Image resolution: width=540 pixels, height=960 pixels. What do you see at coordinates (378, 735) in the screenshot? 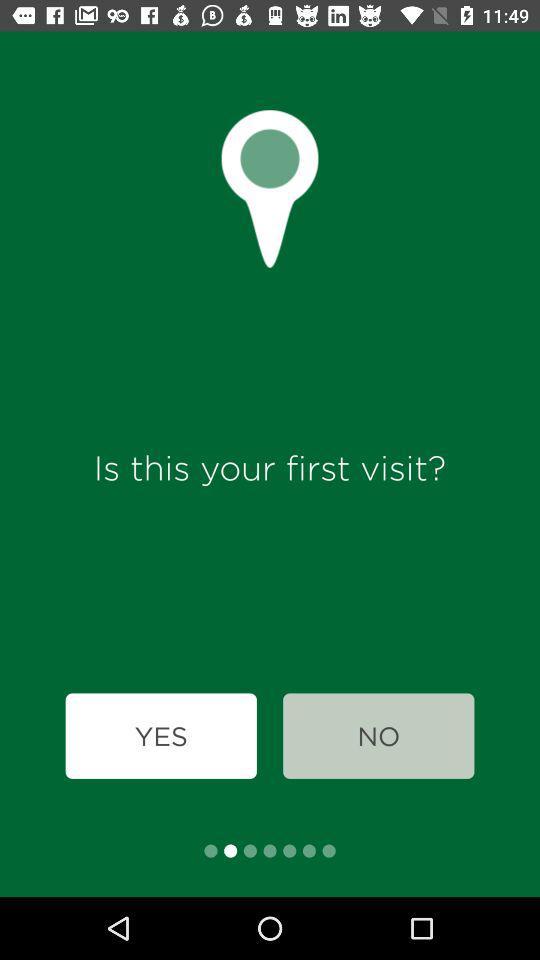
I see `icon at the bottom right corner` at bounding box center [378, 735].